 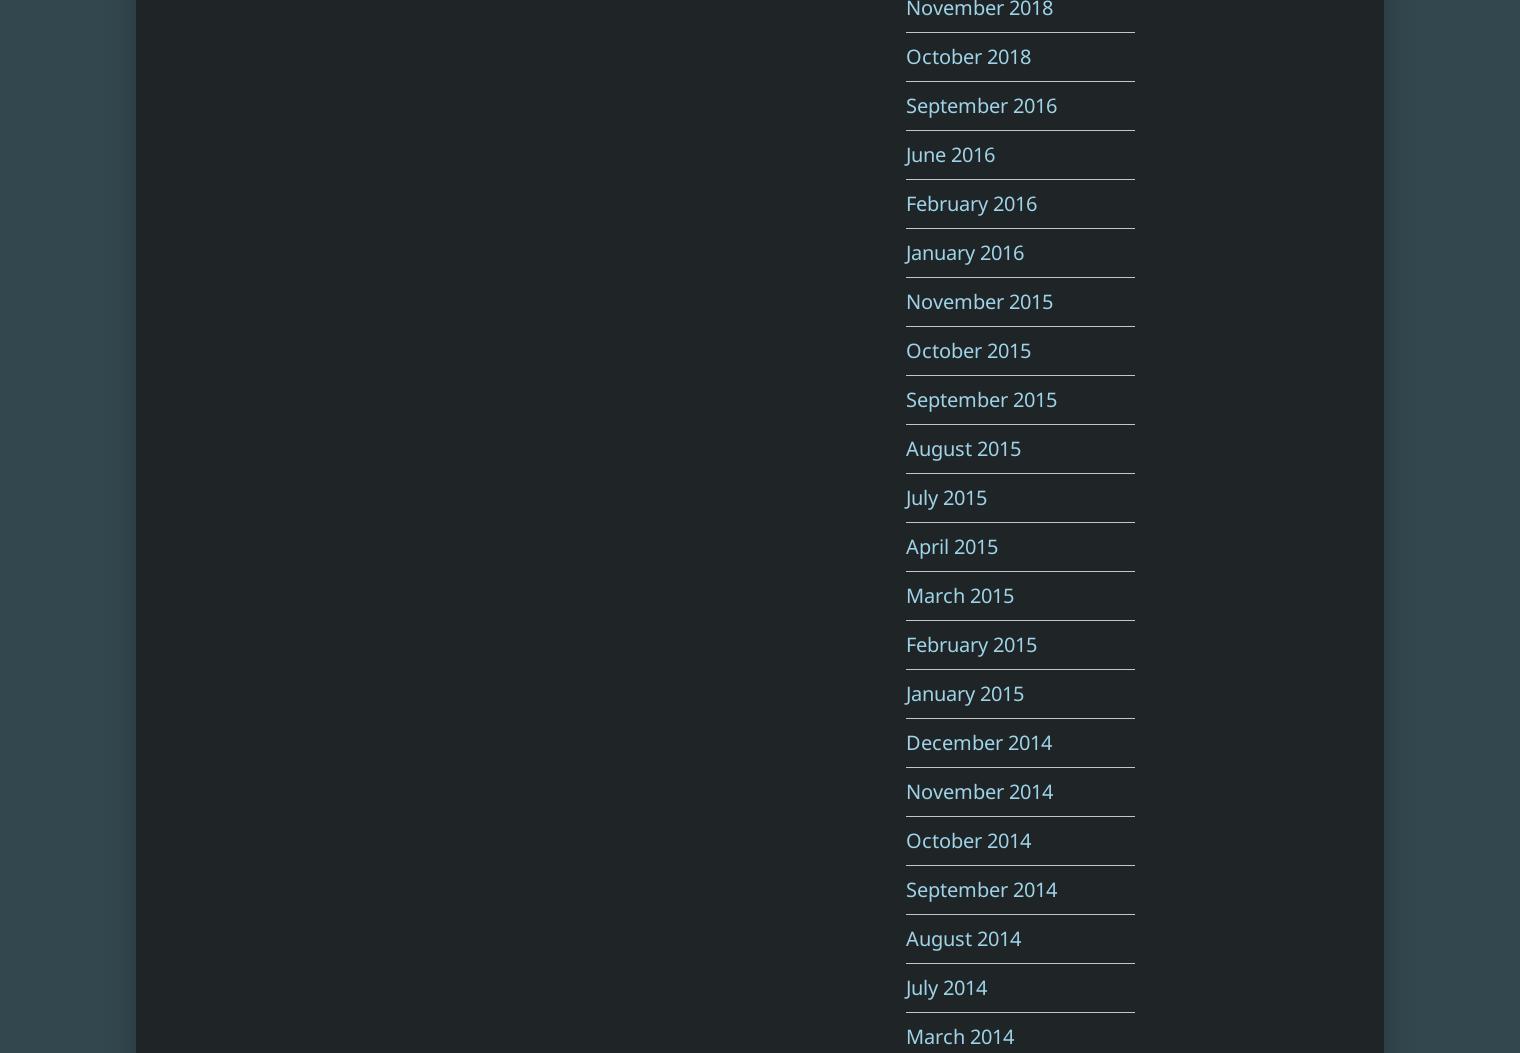 I want to click on 'March 2015', so click(x=906, y=595).